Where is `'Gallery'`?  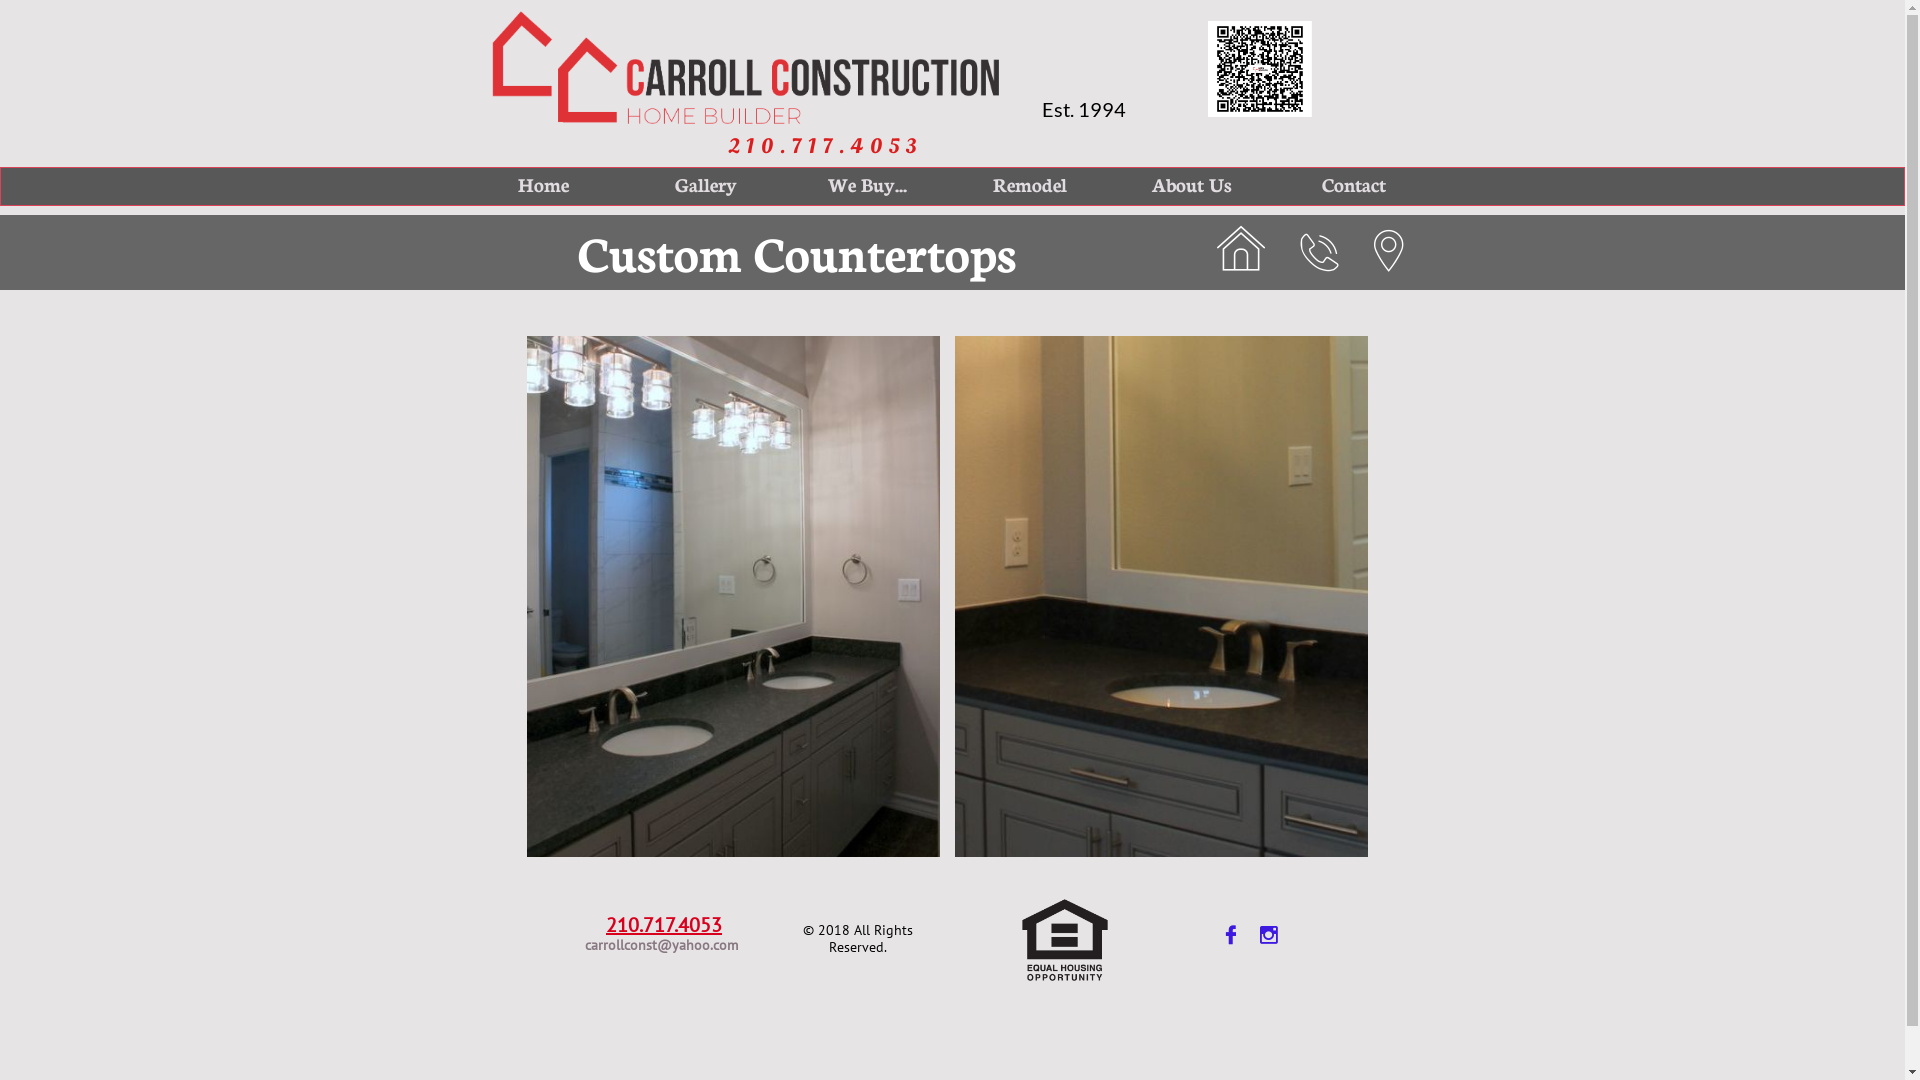
'Gallery' is located at coordinates (632, 184).